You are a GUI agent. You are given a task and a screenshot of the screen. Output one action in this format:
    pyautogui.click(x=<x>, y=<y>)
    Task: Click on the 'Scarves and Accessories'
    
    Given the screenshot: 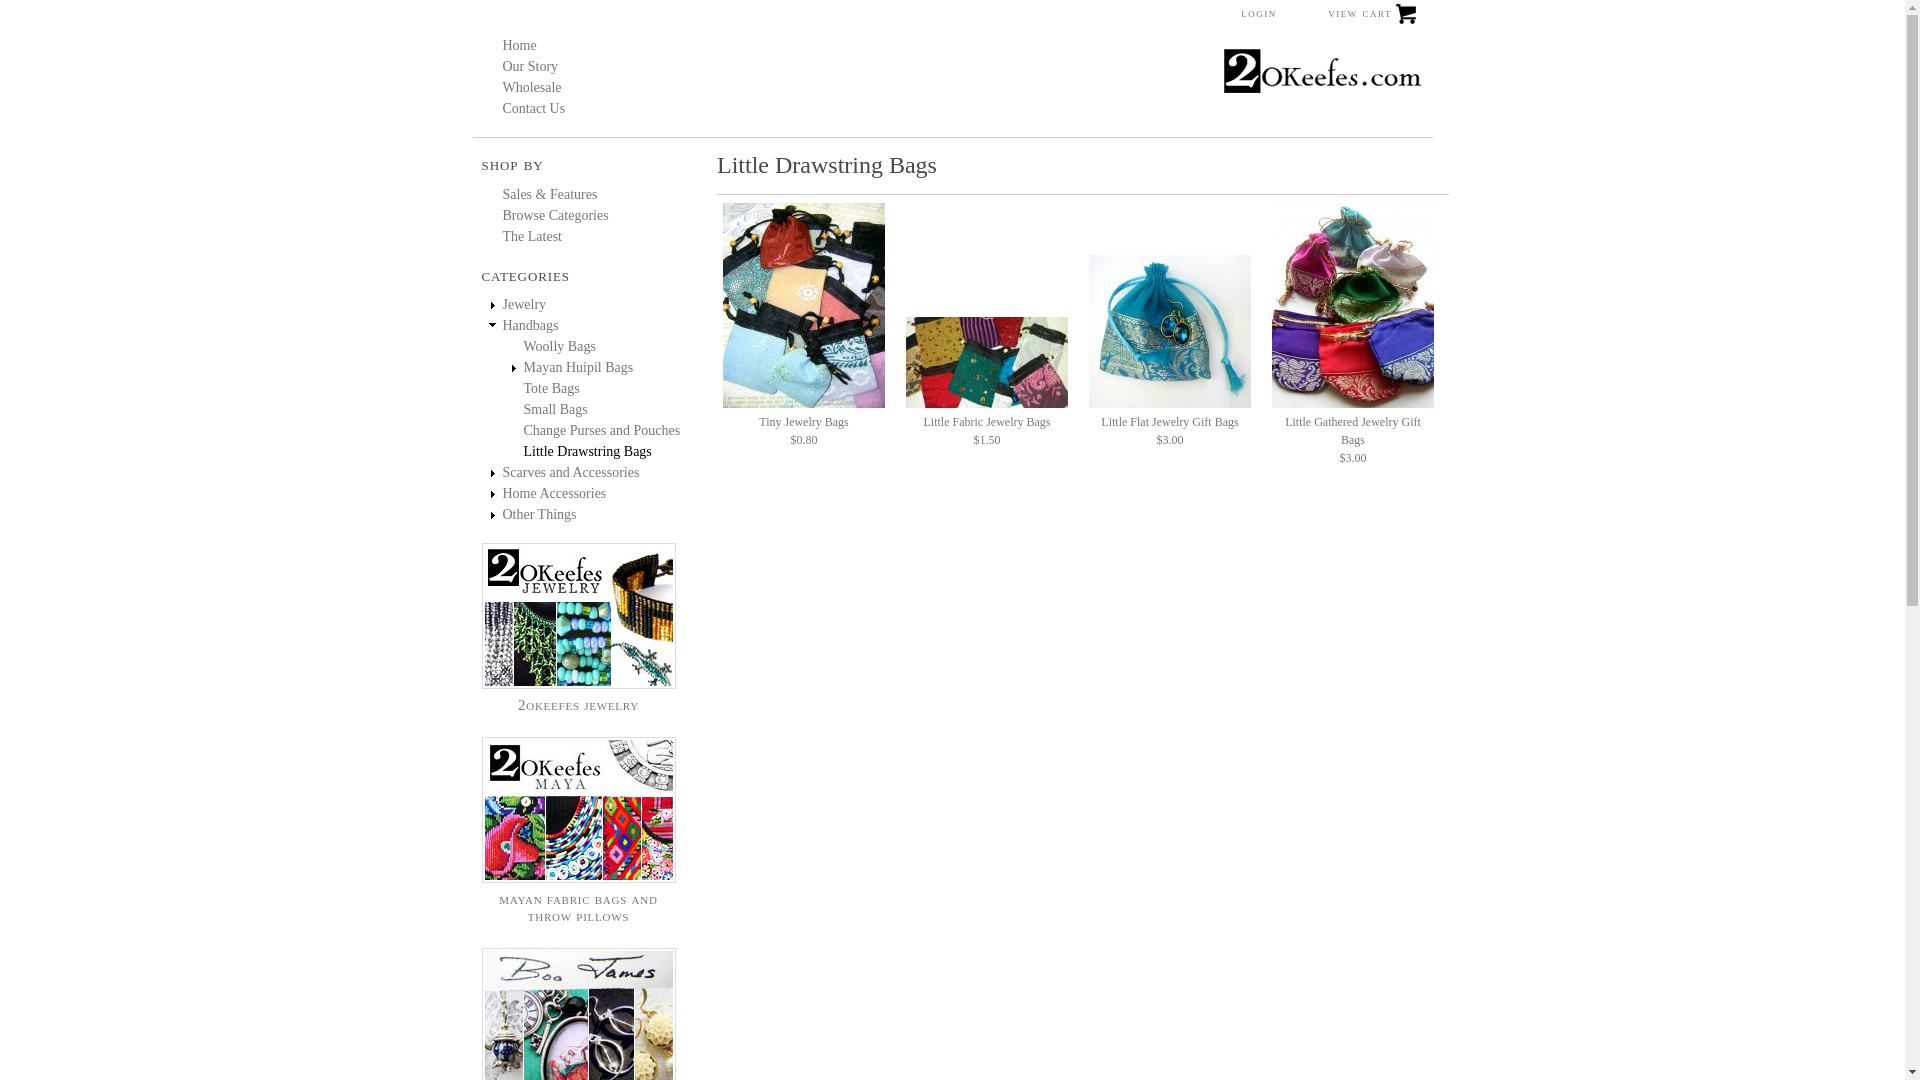 What is the action you would take?
    pyautogui.click(x=569, y=472)
    